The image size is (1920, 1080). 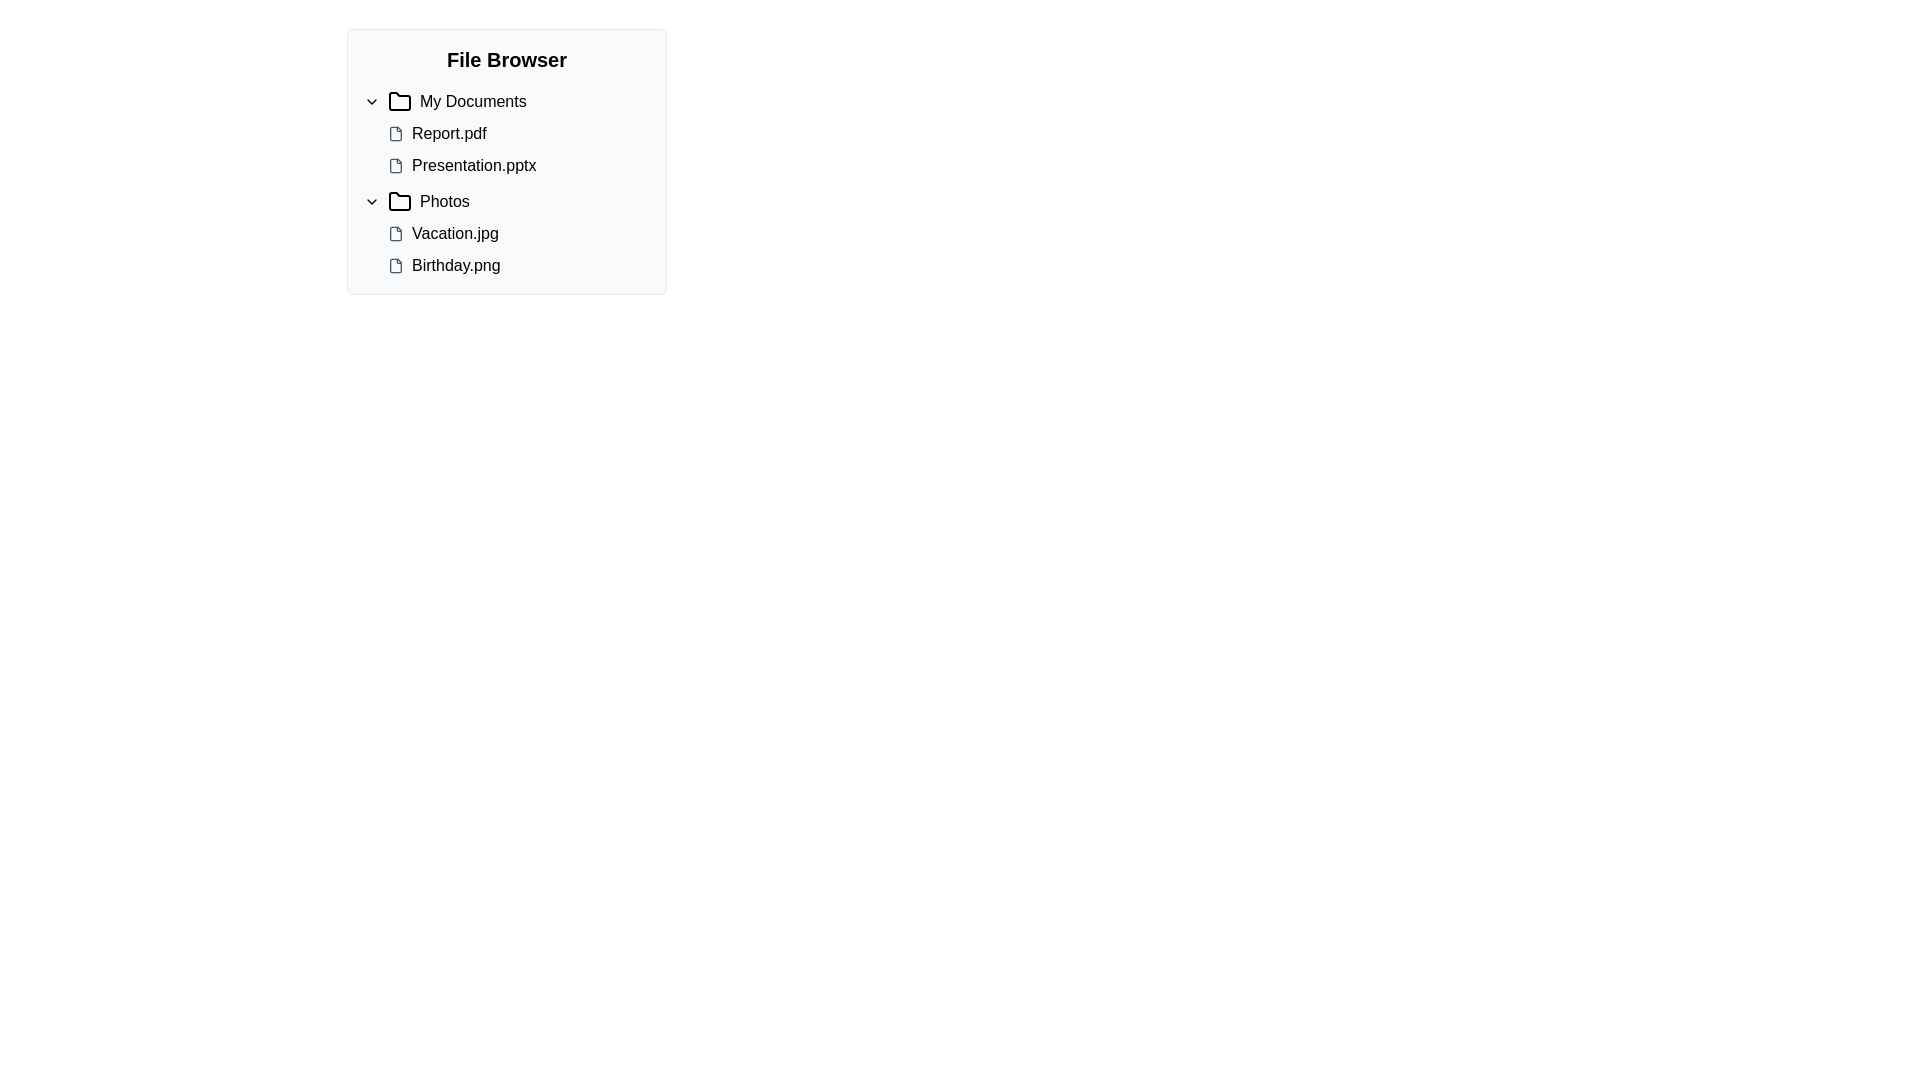 I want to click on the file list item group containing file names 'Vacation.jpg' and 'Birthday.png', so click(x=507, y=249).